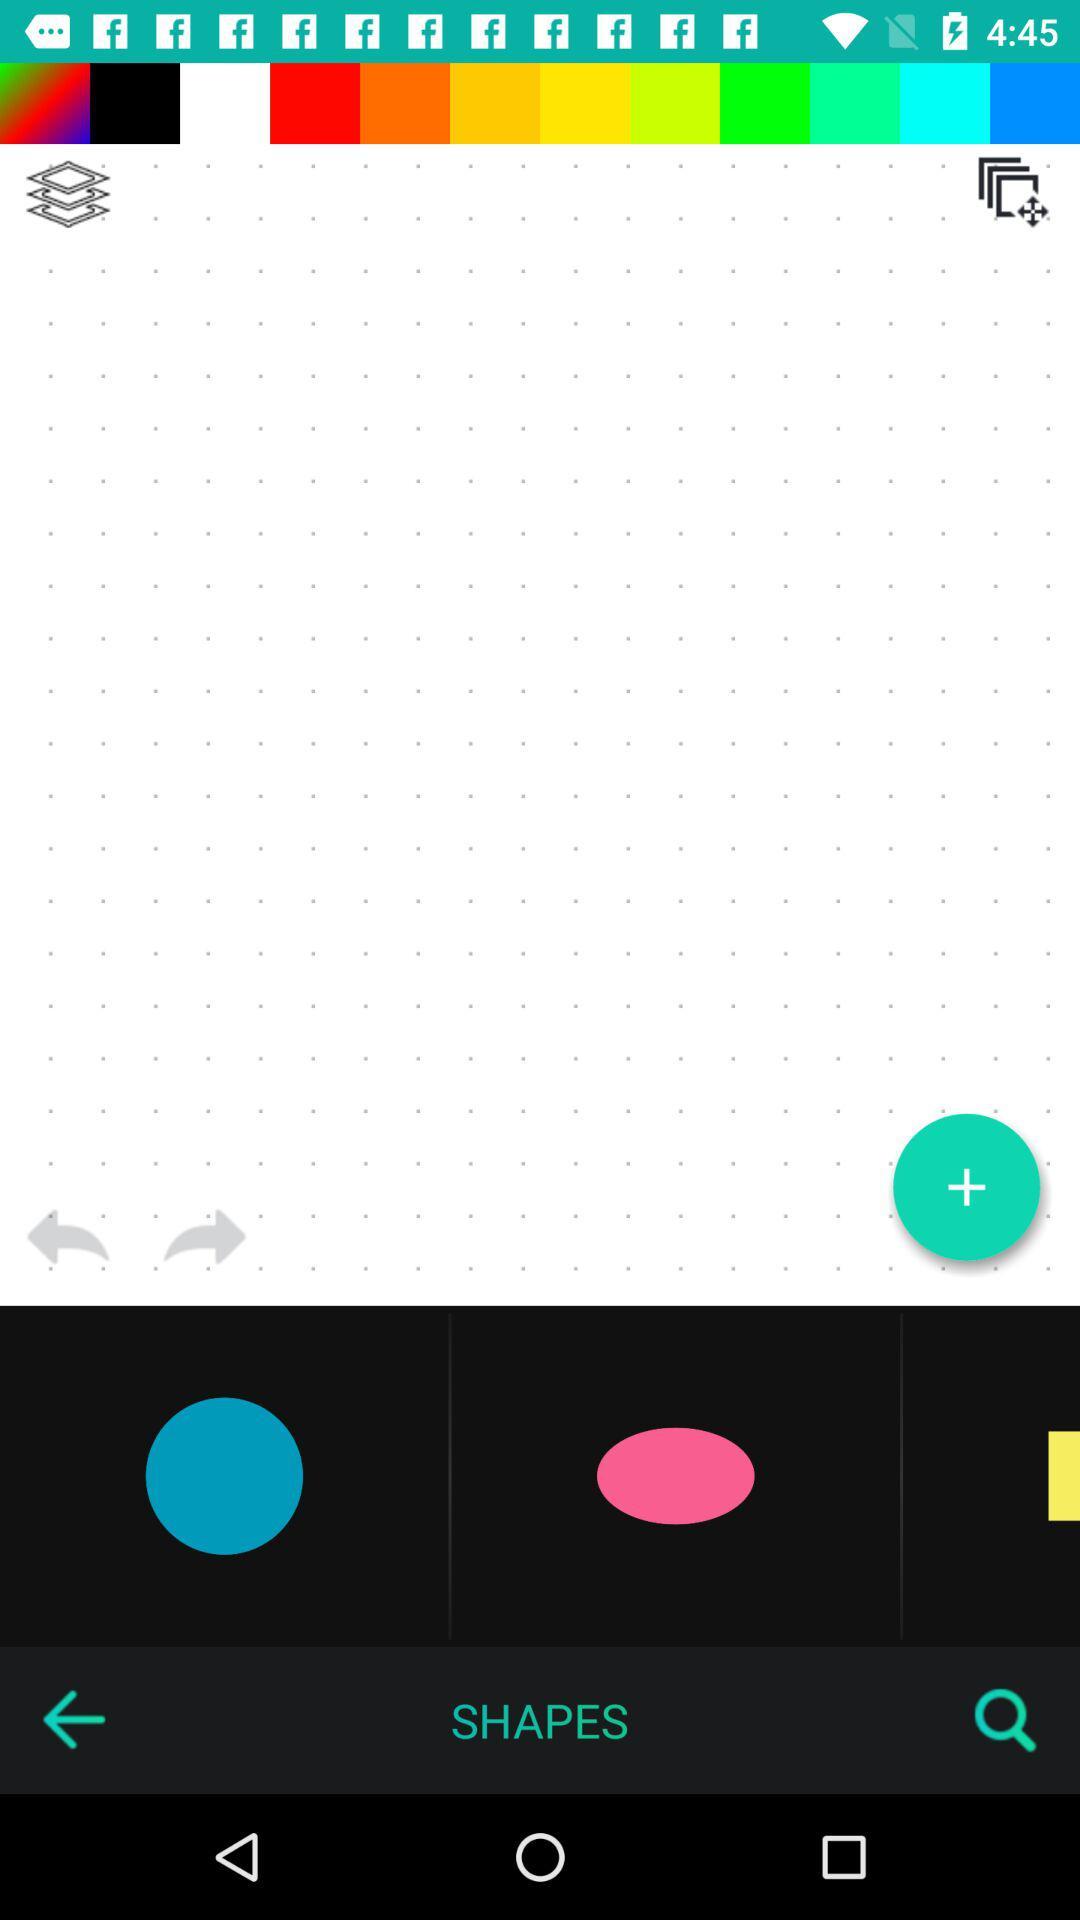 The height and width of the screenshot is (1920, 1080). I want to click on the icon to the right of shapes, so click(1006, 1719).